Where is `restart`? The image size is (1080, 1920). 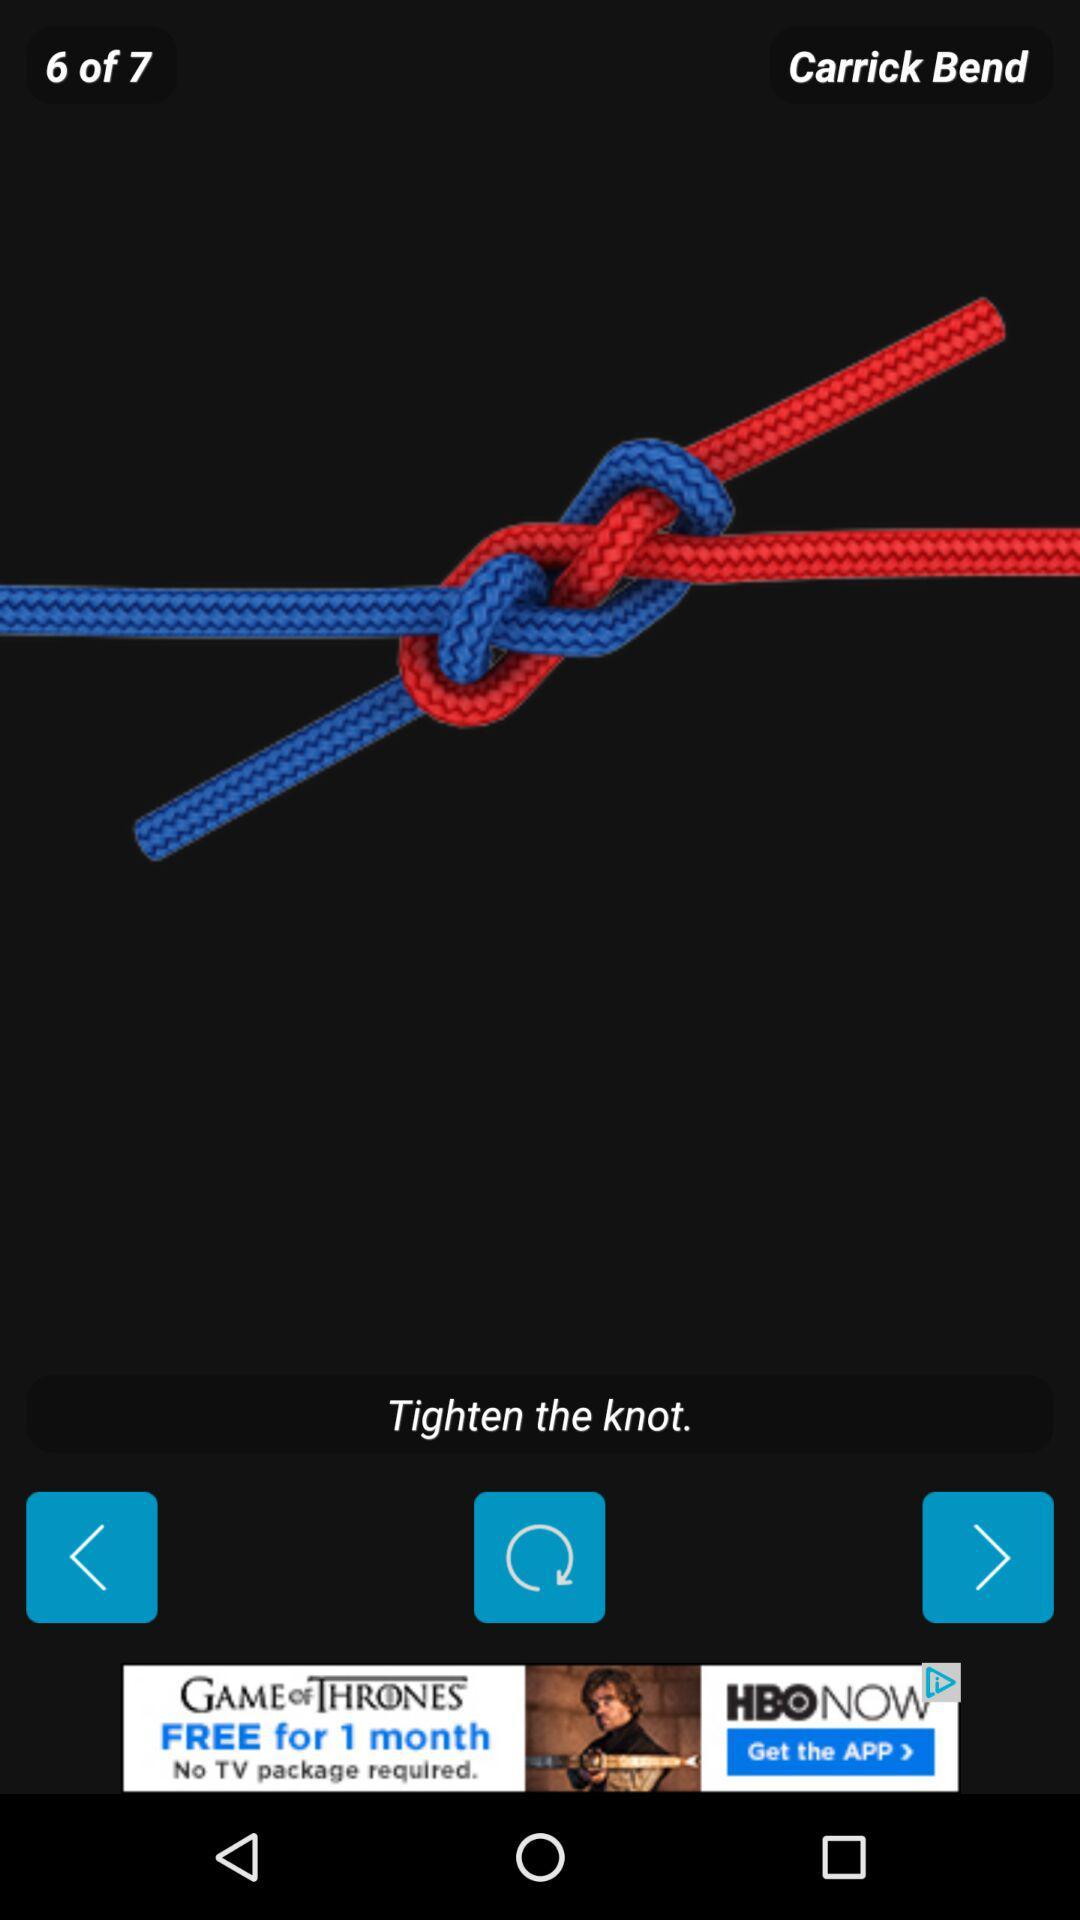
restart is located at coordinates (538, 1556).